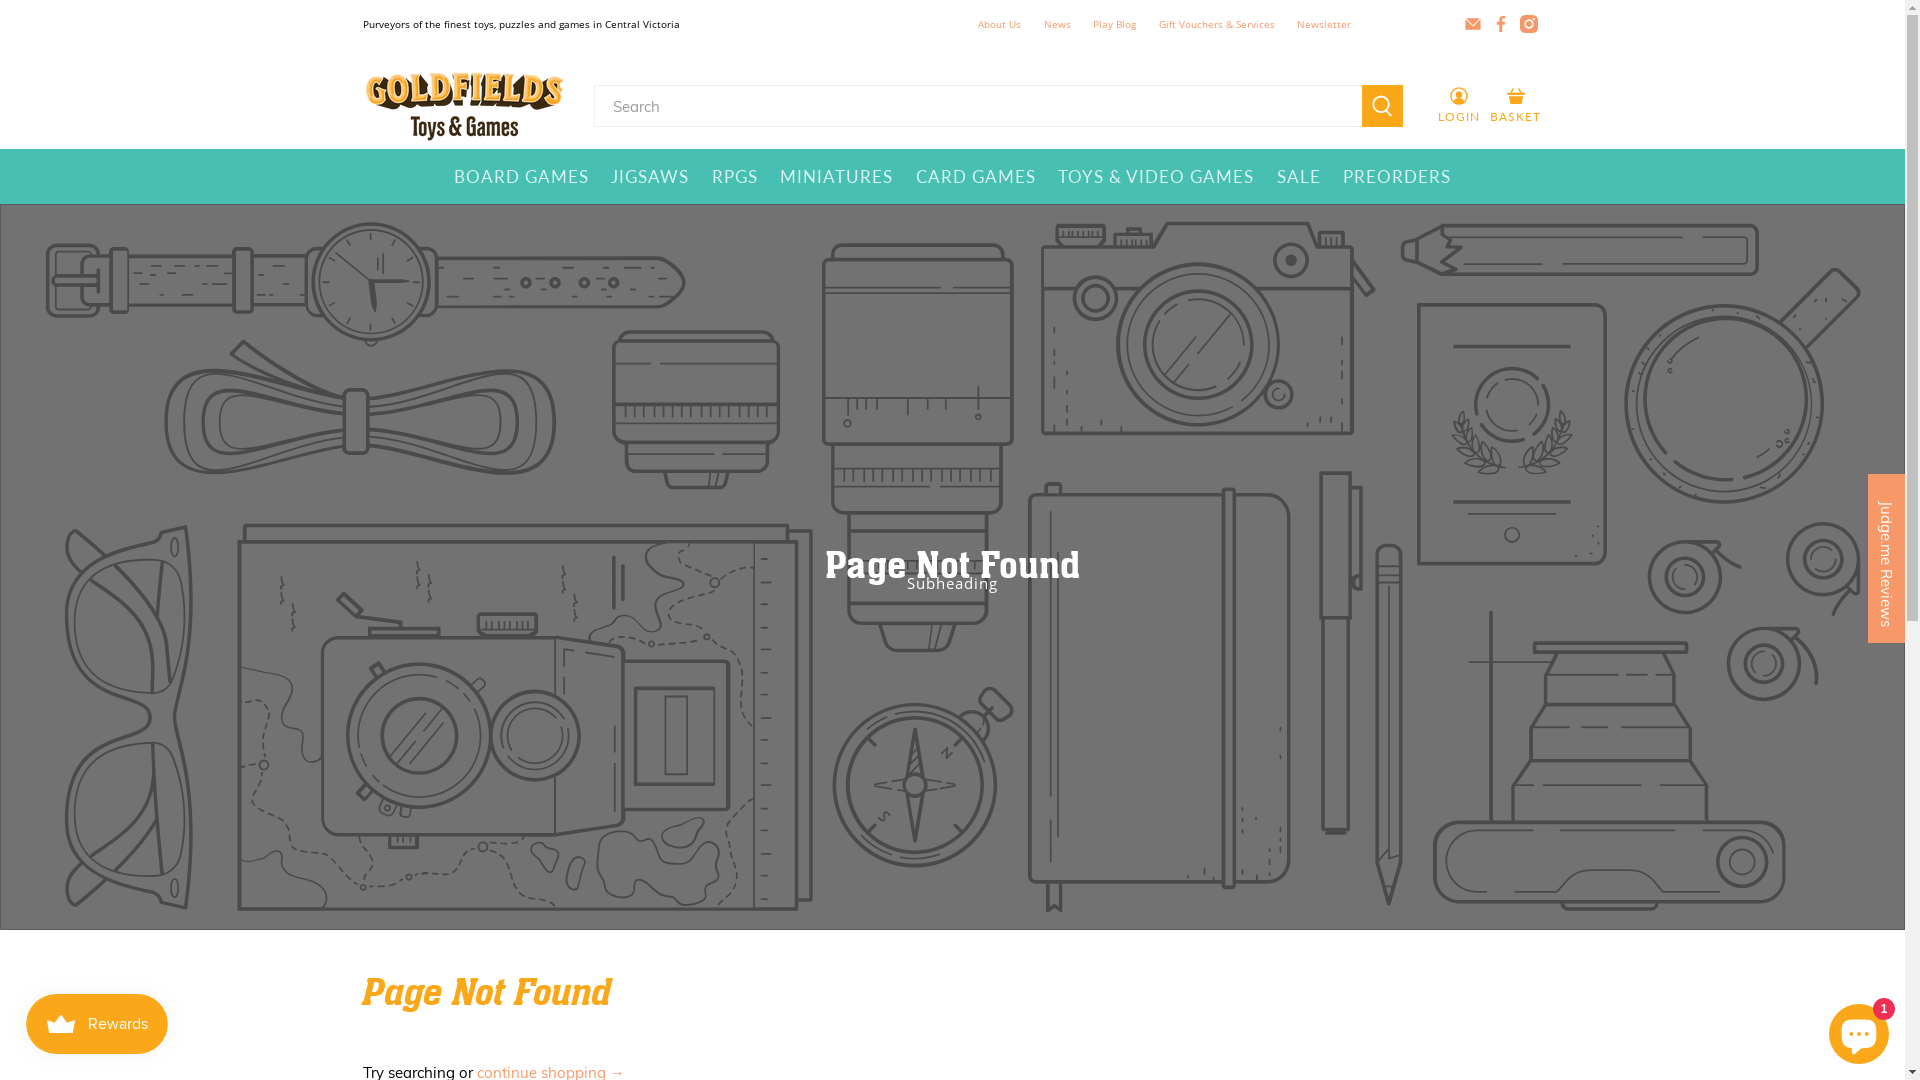 This screenshot has width=1920, height=1080. I want to click on 'SALE', so click(1299, 176).